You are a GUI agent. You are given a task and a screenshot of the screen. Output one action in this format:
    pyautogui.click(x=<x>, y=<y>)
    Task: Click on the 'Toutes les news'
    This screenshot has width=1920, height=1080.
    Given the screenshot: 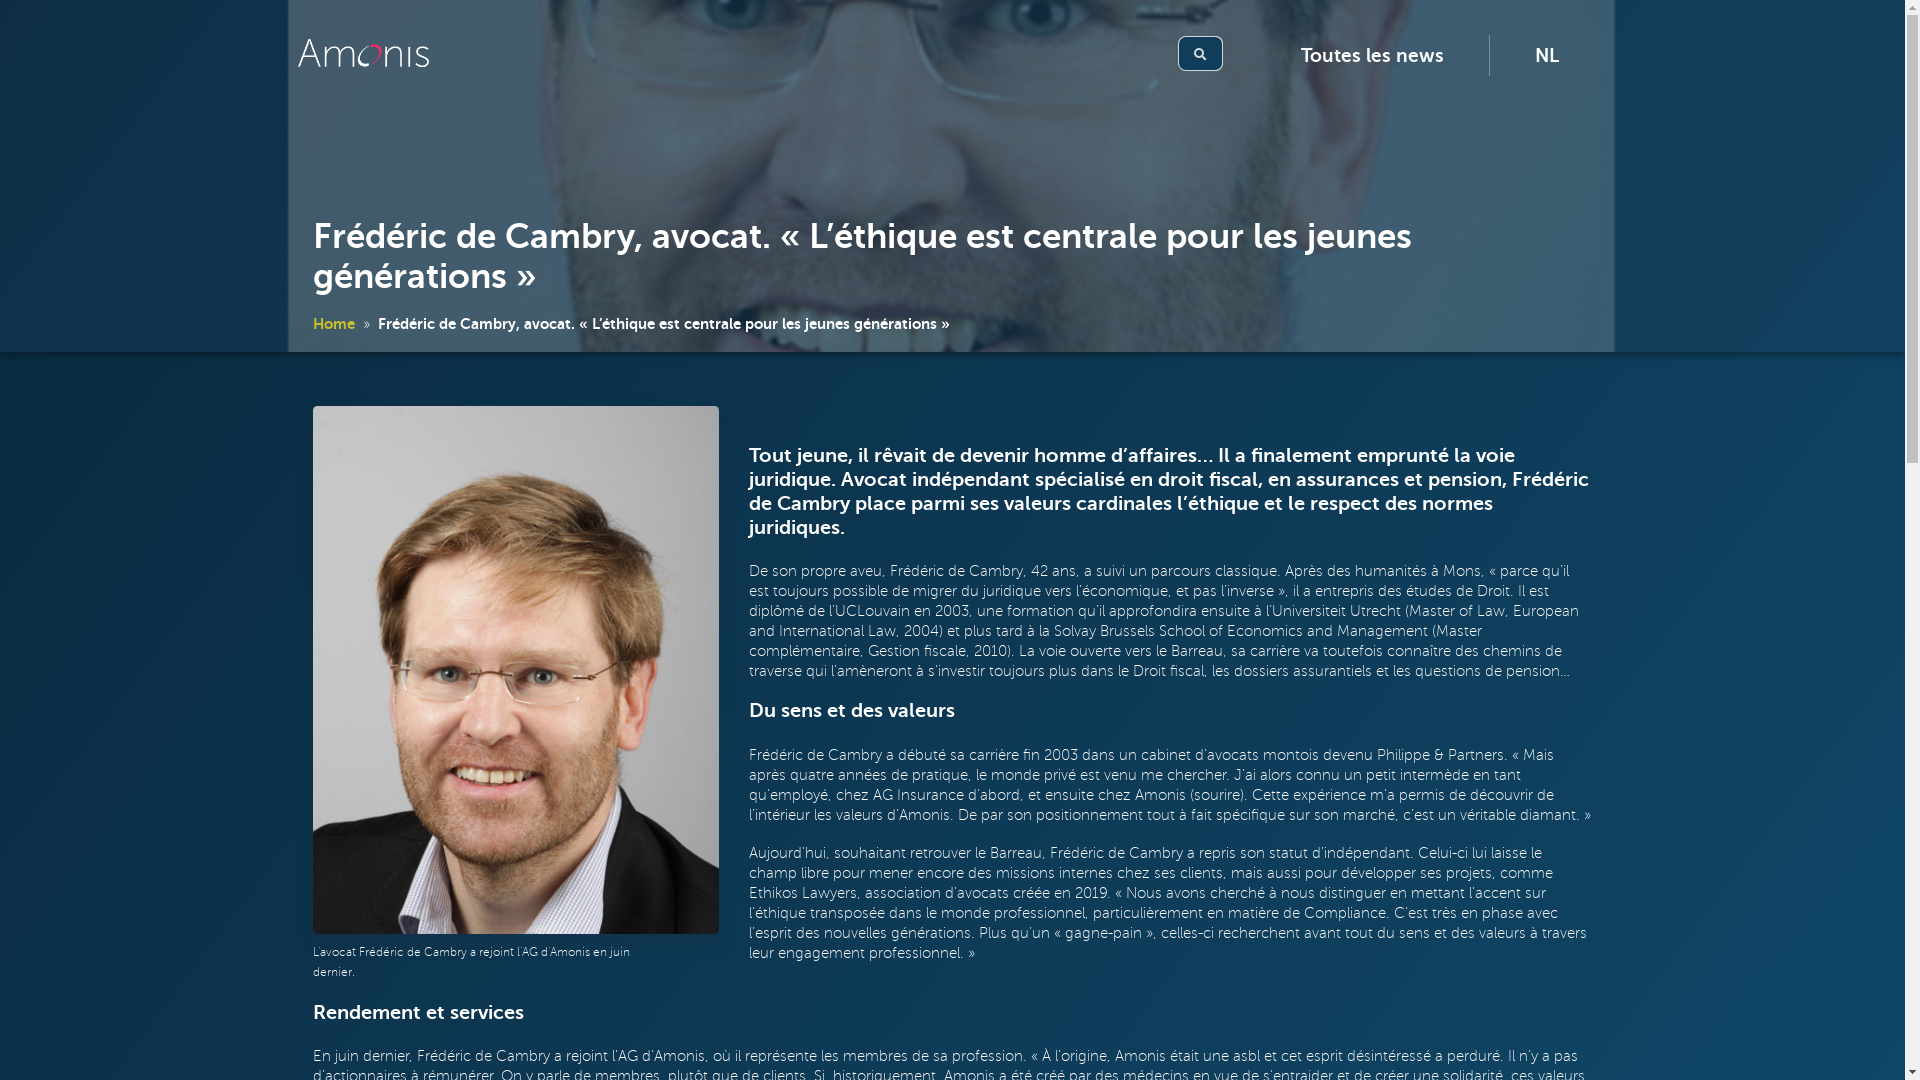 What is the action you would take?
    pyautogui.click(x=1371, y=54)
    